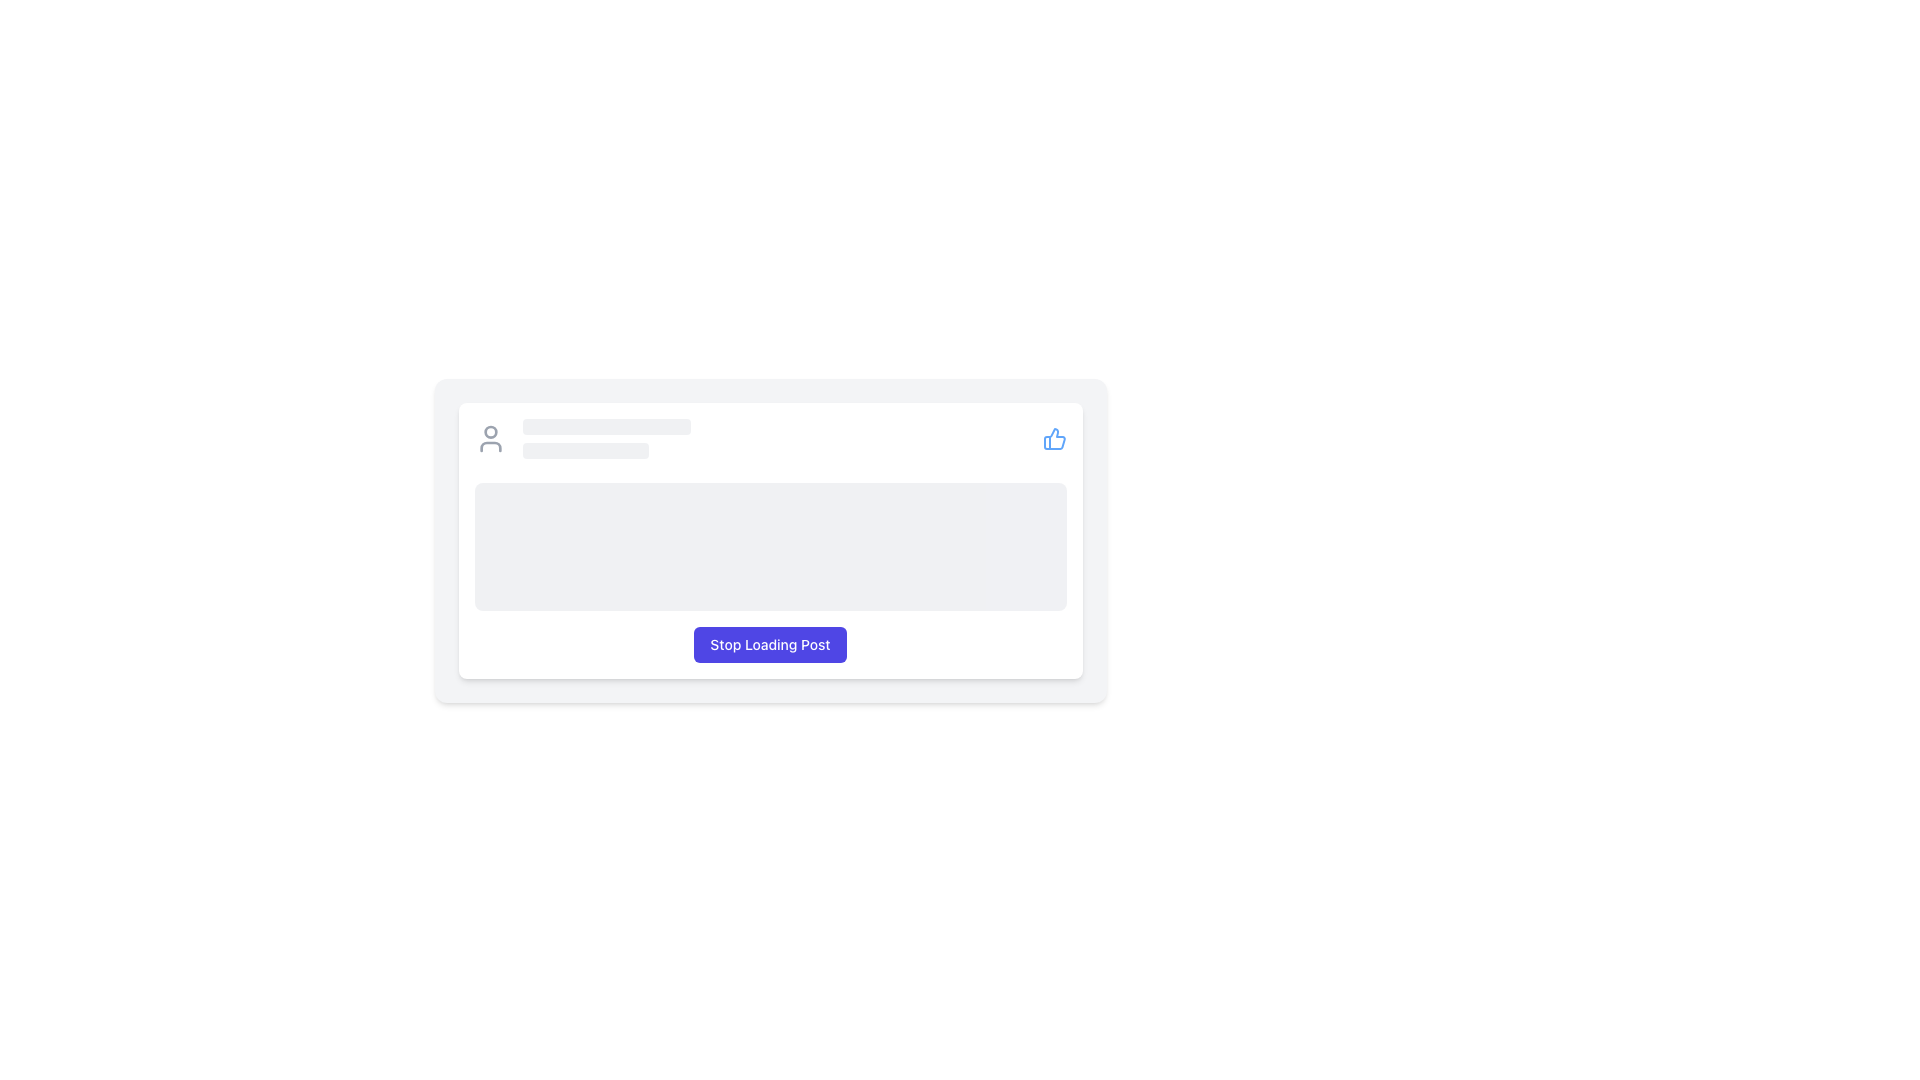 This screenshot has height=1080, width=1920. I want to click on the stop loading button located at the bottom center of the user information card, so click(769, 644).